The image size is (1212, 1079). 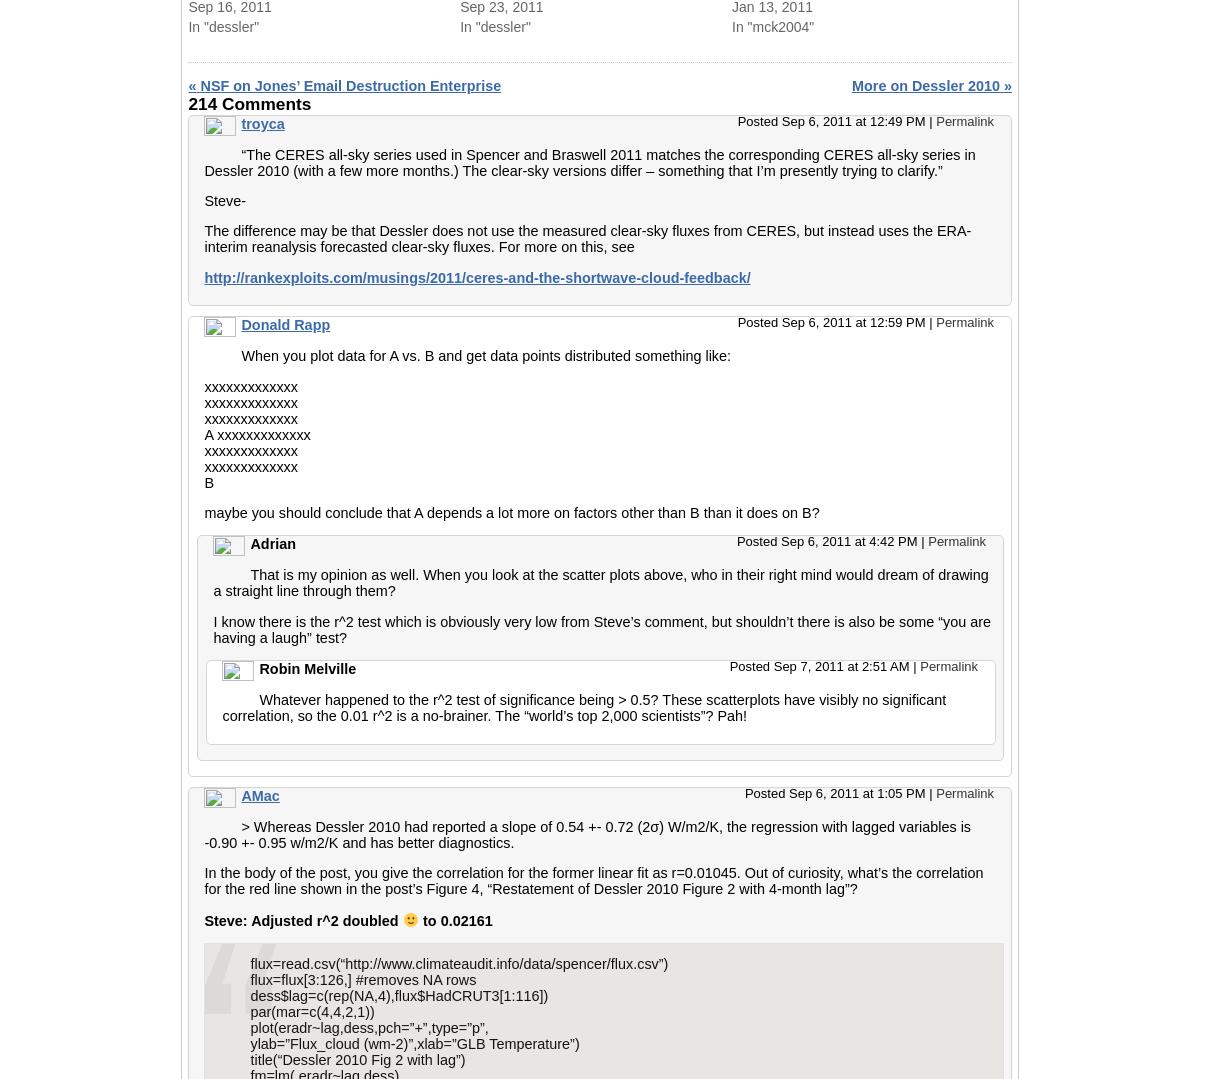 What do you see at coordinates (700, 37) in the screenshot?
I see `'dessler'` at bounding box center [700, 37].